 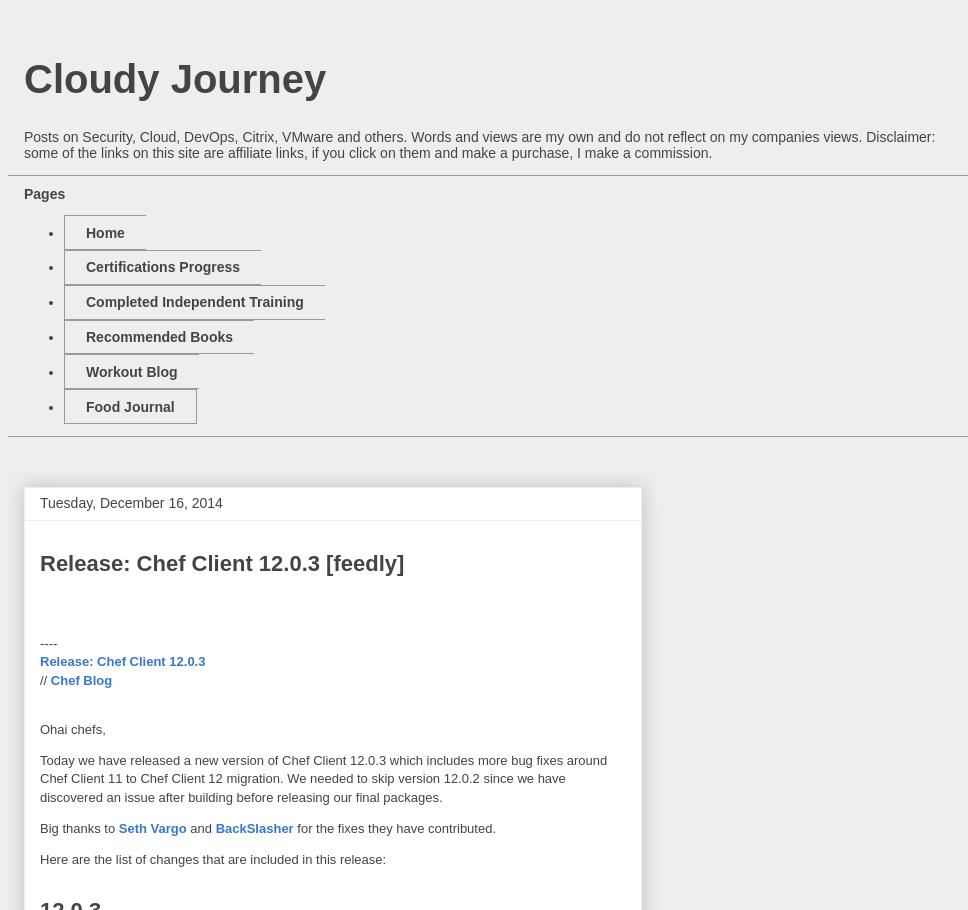 What do you see at coordinates (129, 405) in the screenshot?
I see `'Food Journal'` at bounding box center [129, 405].